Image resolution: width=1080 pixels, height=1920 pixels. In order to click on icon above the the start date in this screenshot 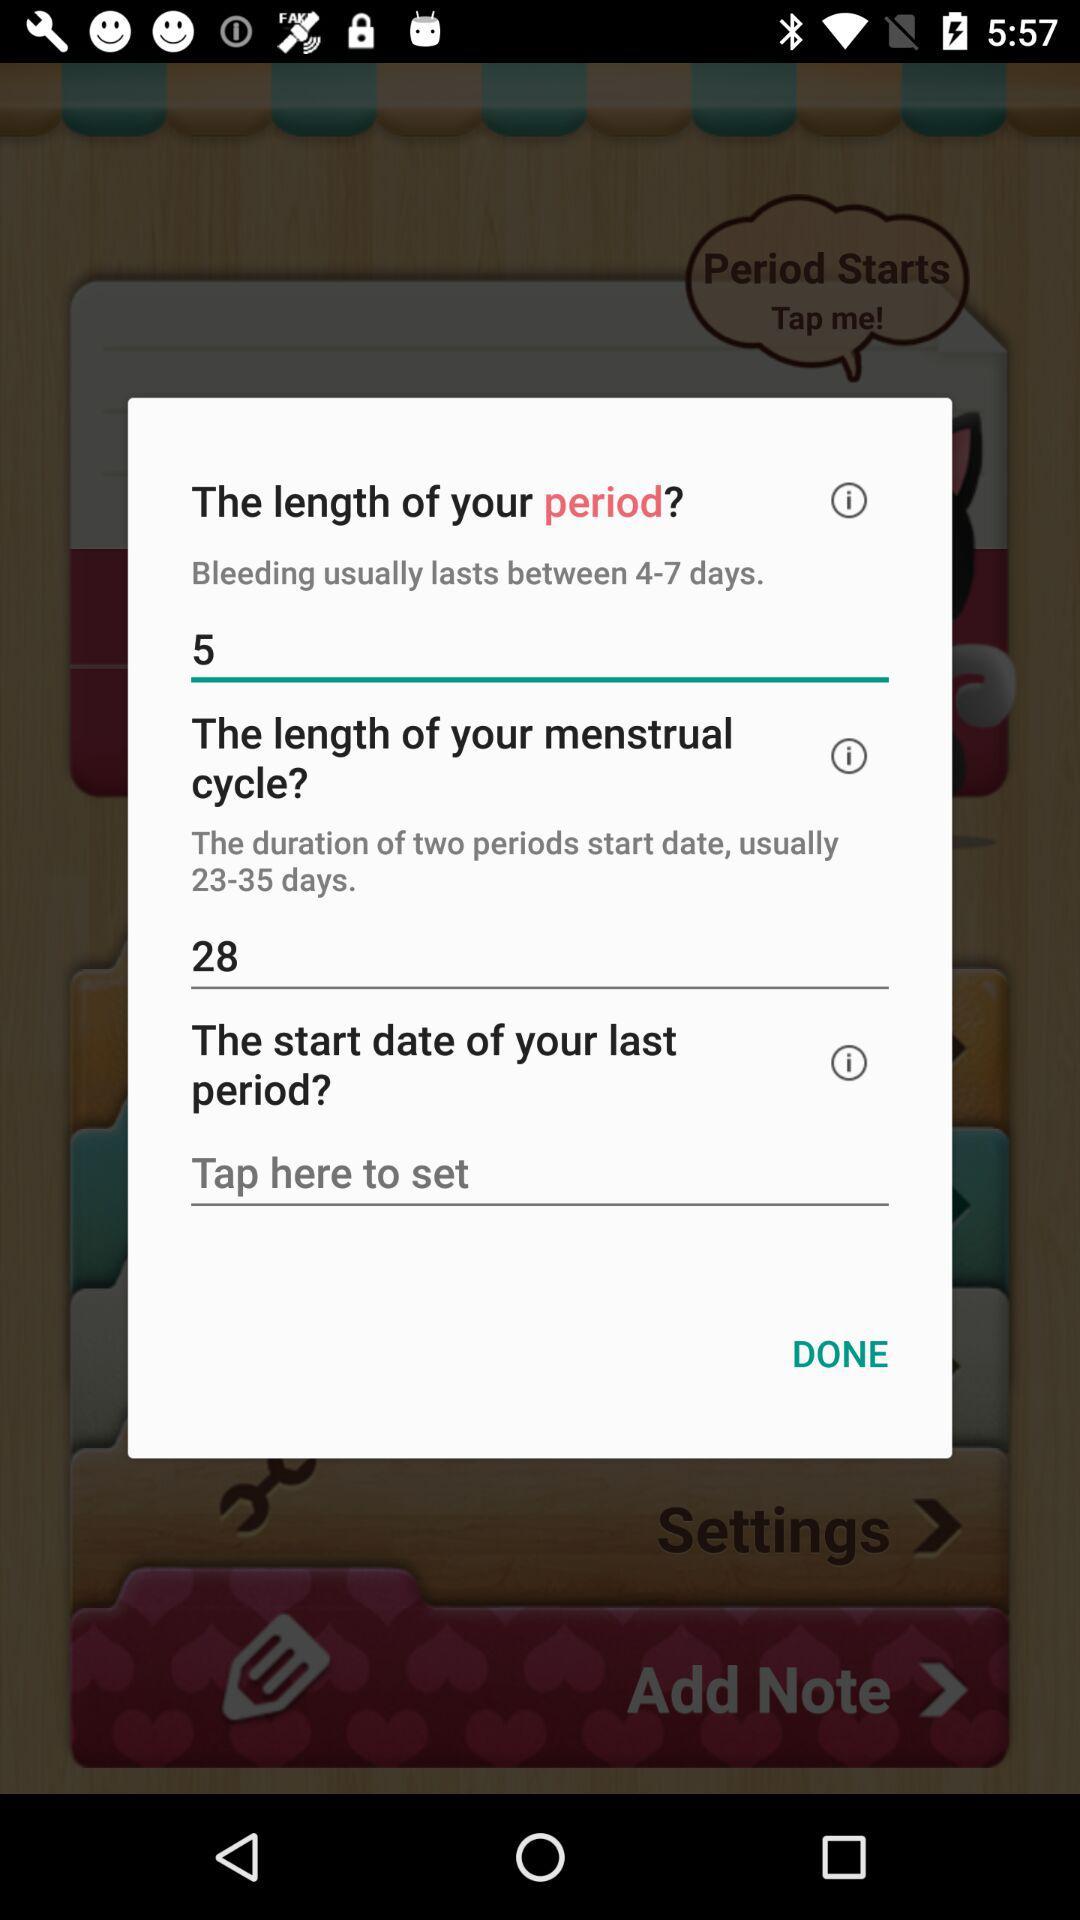, I will do `click(540, 956)`.